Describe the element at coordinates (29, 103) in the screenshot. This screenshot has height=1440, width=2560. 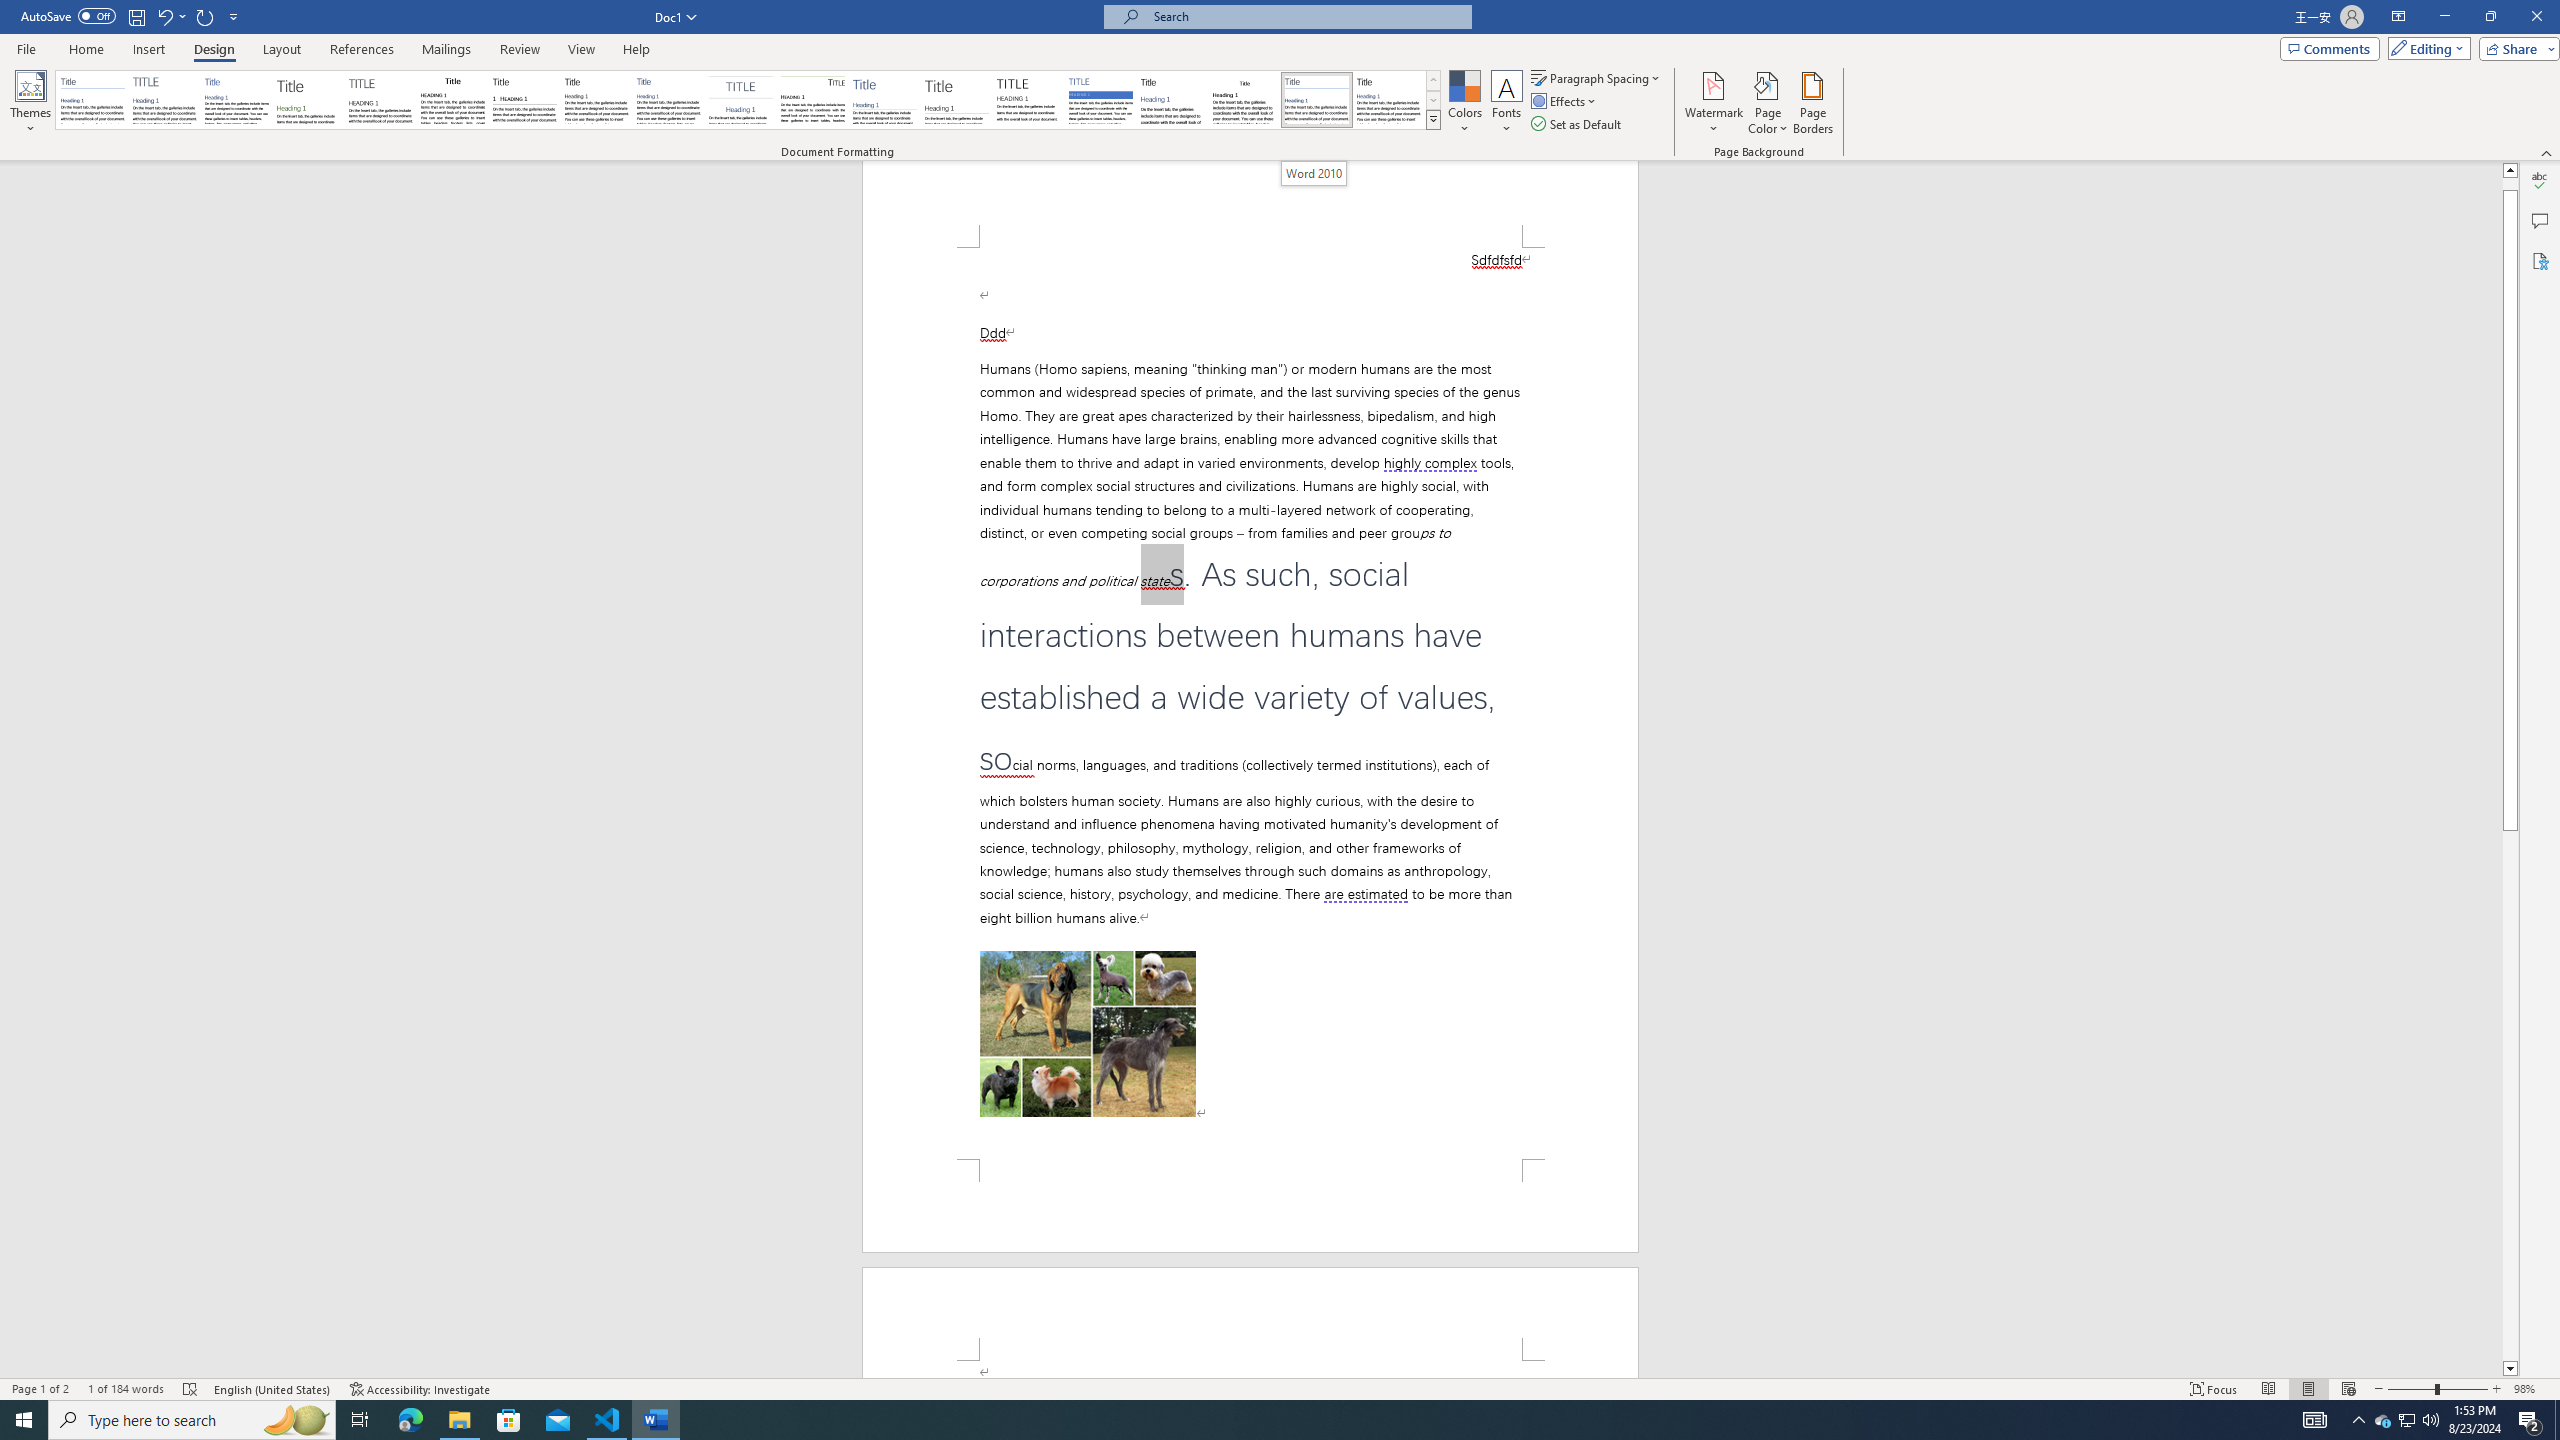
I see `'Themes'` at that location.